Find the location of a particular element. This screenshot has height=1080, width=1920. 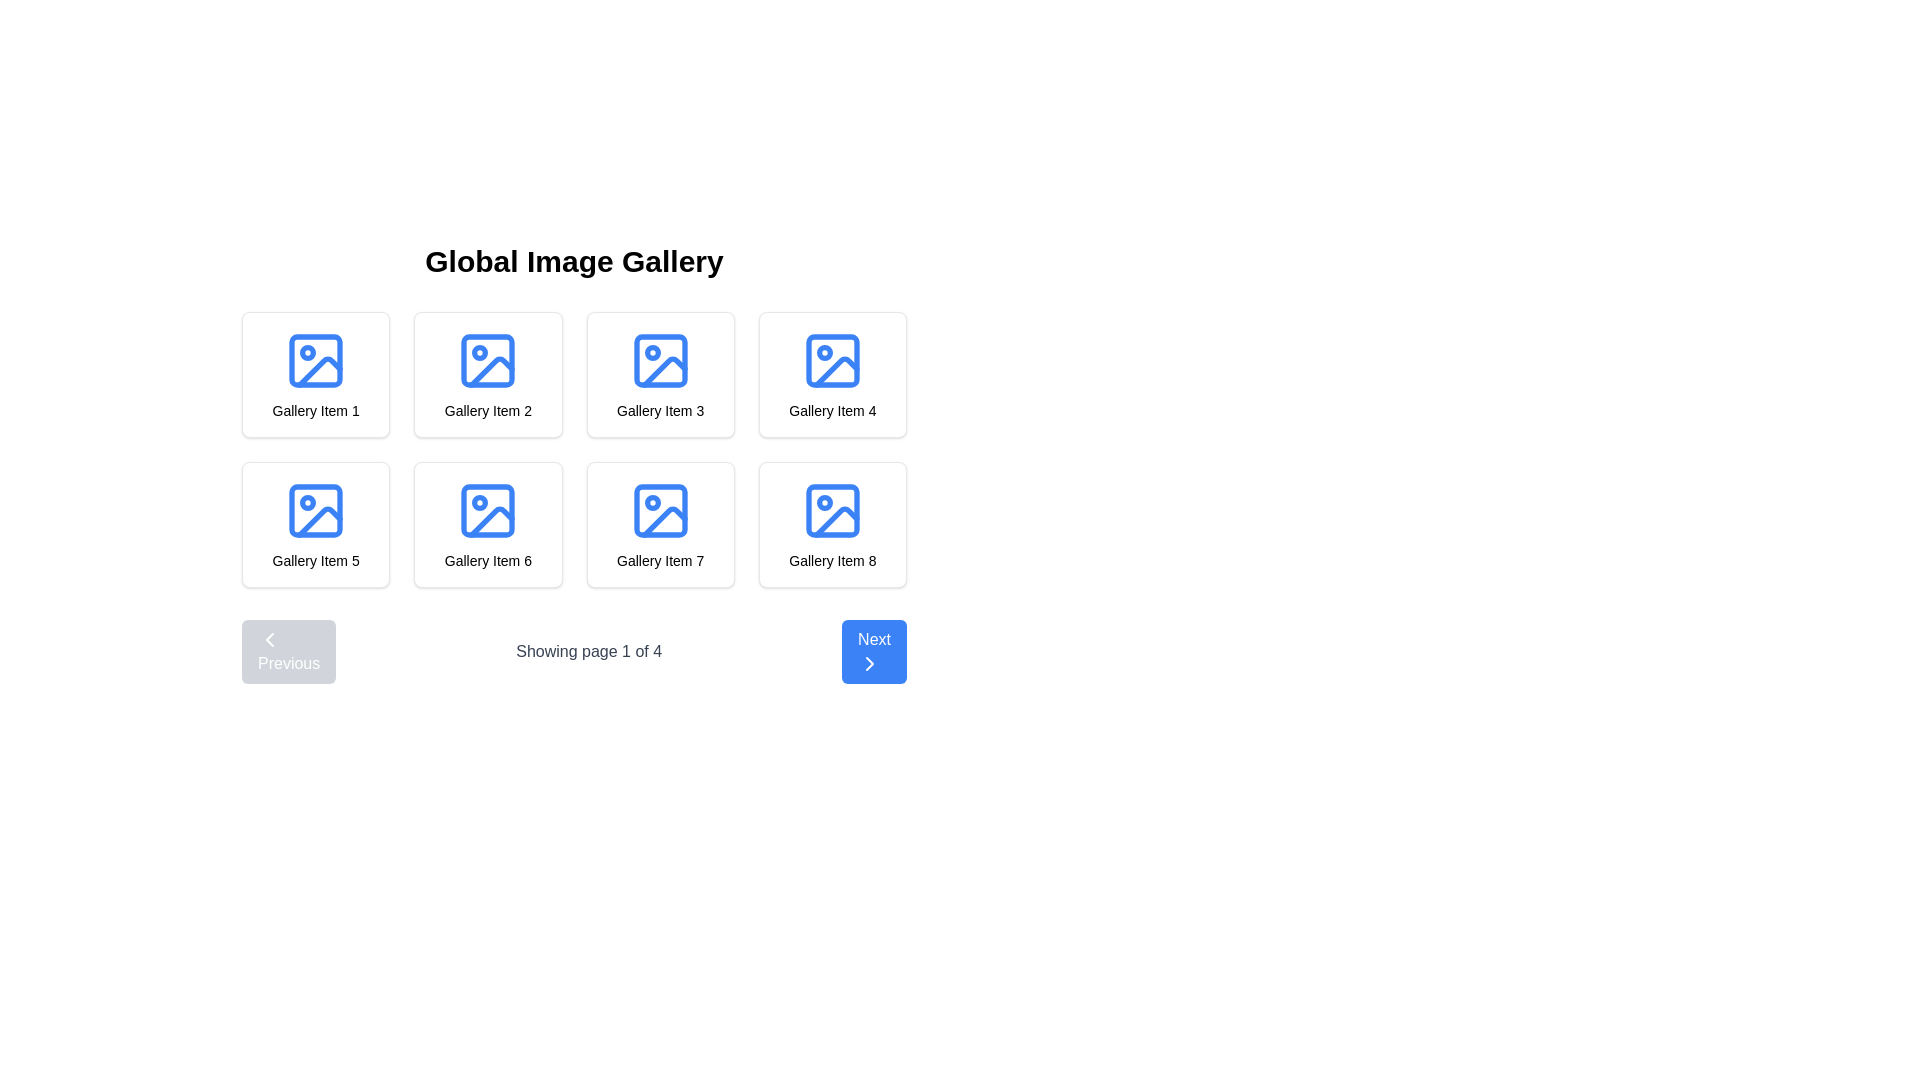

text label 'Gallery Item 4' located in the fourth tile of the grid layout, positioned below the associated icon is located at coordinates (832, 410).